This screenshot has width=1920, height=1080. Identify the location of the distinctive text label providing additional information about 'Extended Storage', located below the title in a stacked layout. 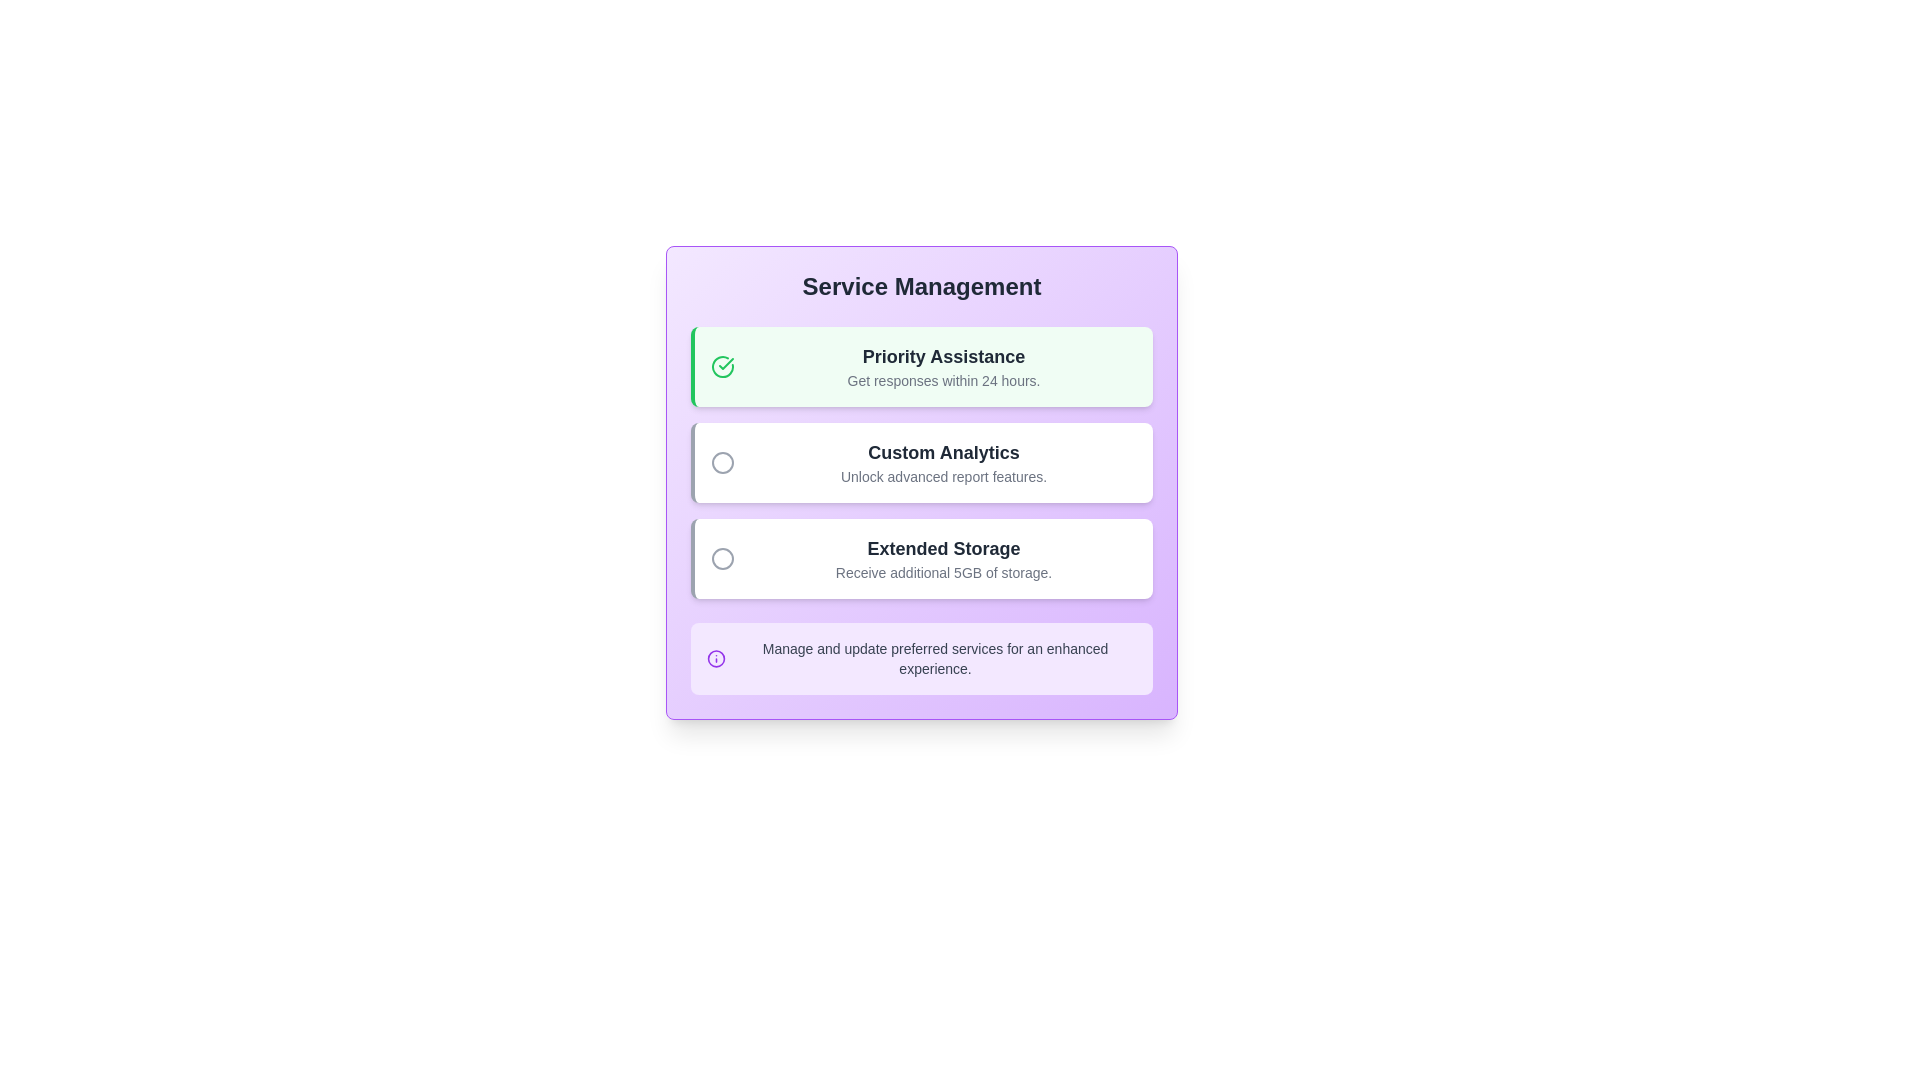
(943, 573).